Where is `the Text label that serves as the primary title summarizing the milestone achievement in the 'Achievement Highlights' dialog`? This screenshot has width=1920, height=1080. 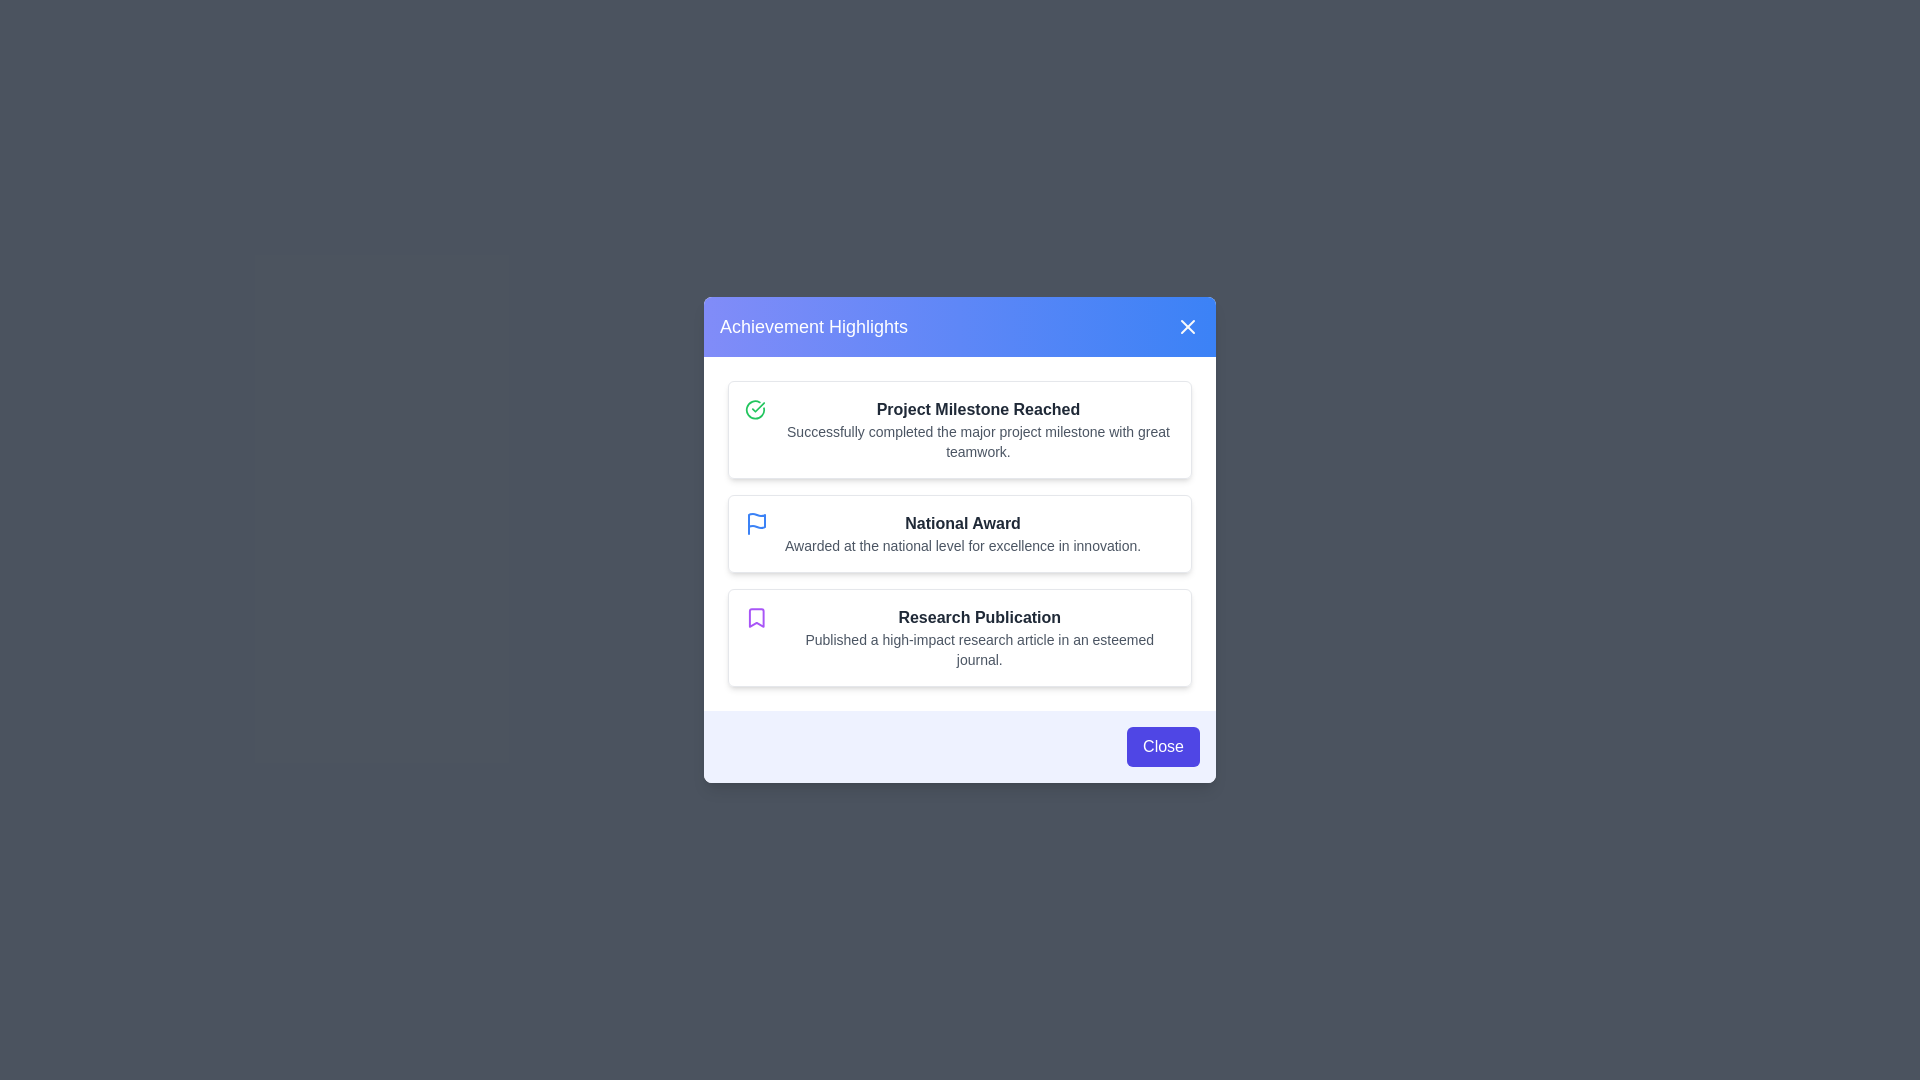 the Text label that serves as the primary title summarizing the milestone achievement in the 'Achievement Highlights' dialog is located at coordinates (978, 408).